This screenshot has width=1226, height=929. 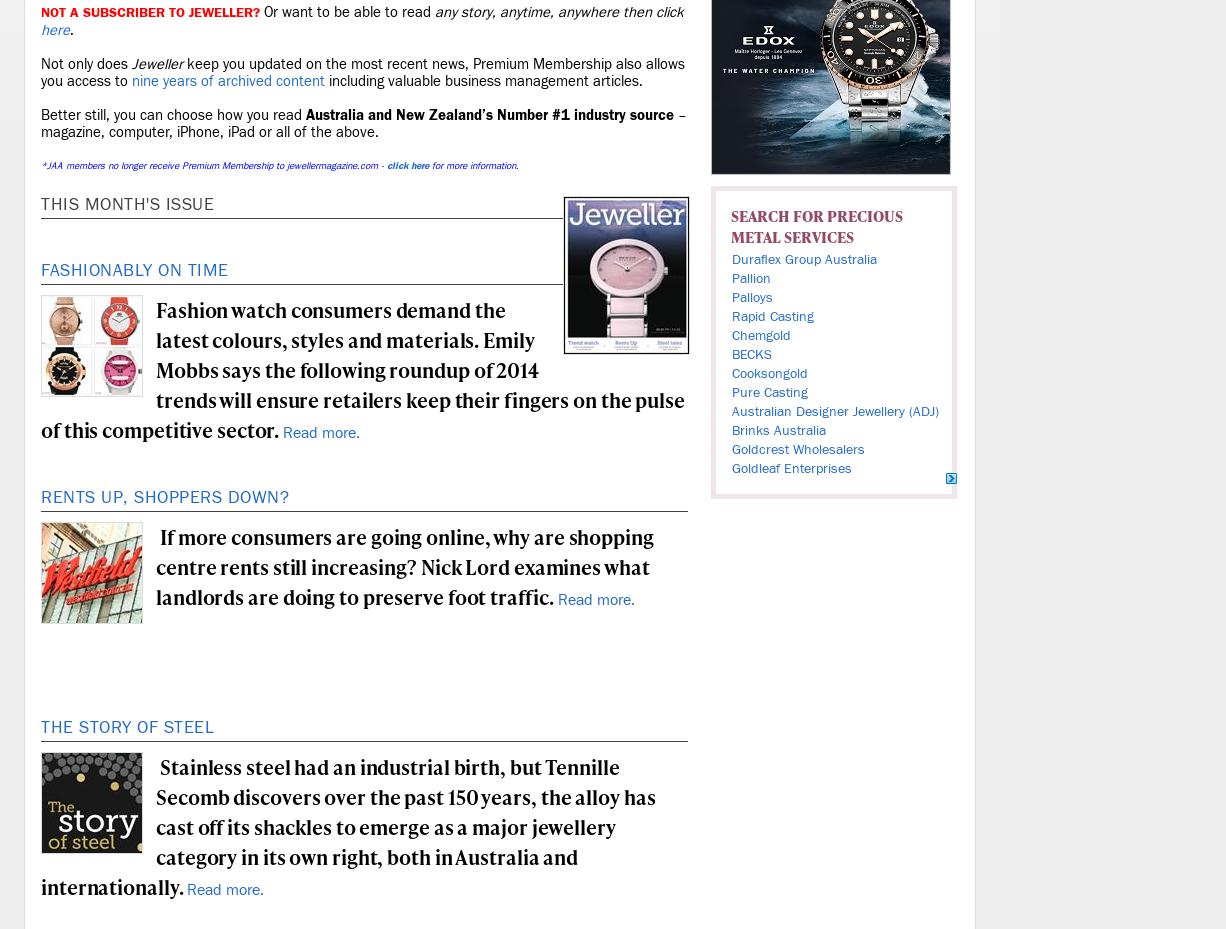 I want to click on '.', so click(x=71, y=29).